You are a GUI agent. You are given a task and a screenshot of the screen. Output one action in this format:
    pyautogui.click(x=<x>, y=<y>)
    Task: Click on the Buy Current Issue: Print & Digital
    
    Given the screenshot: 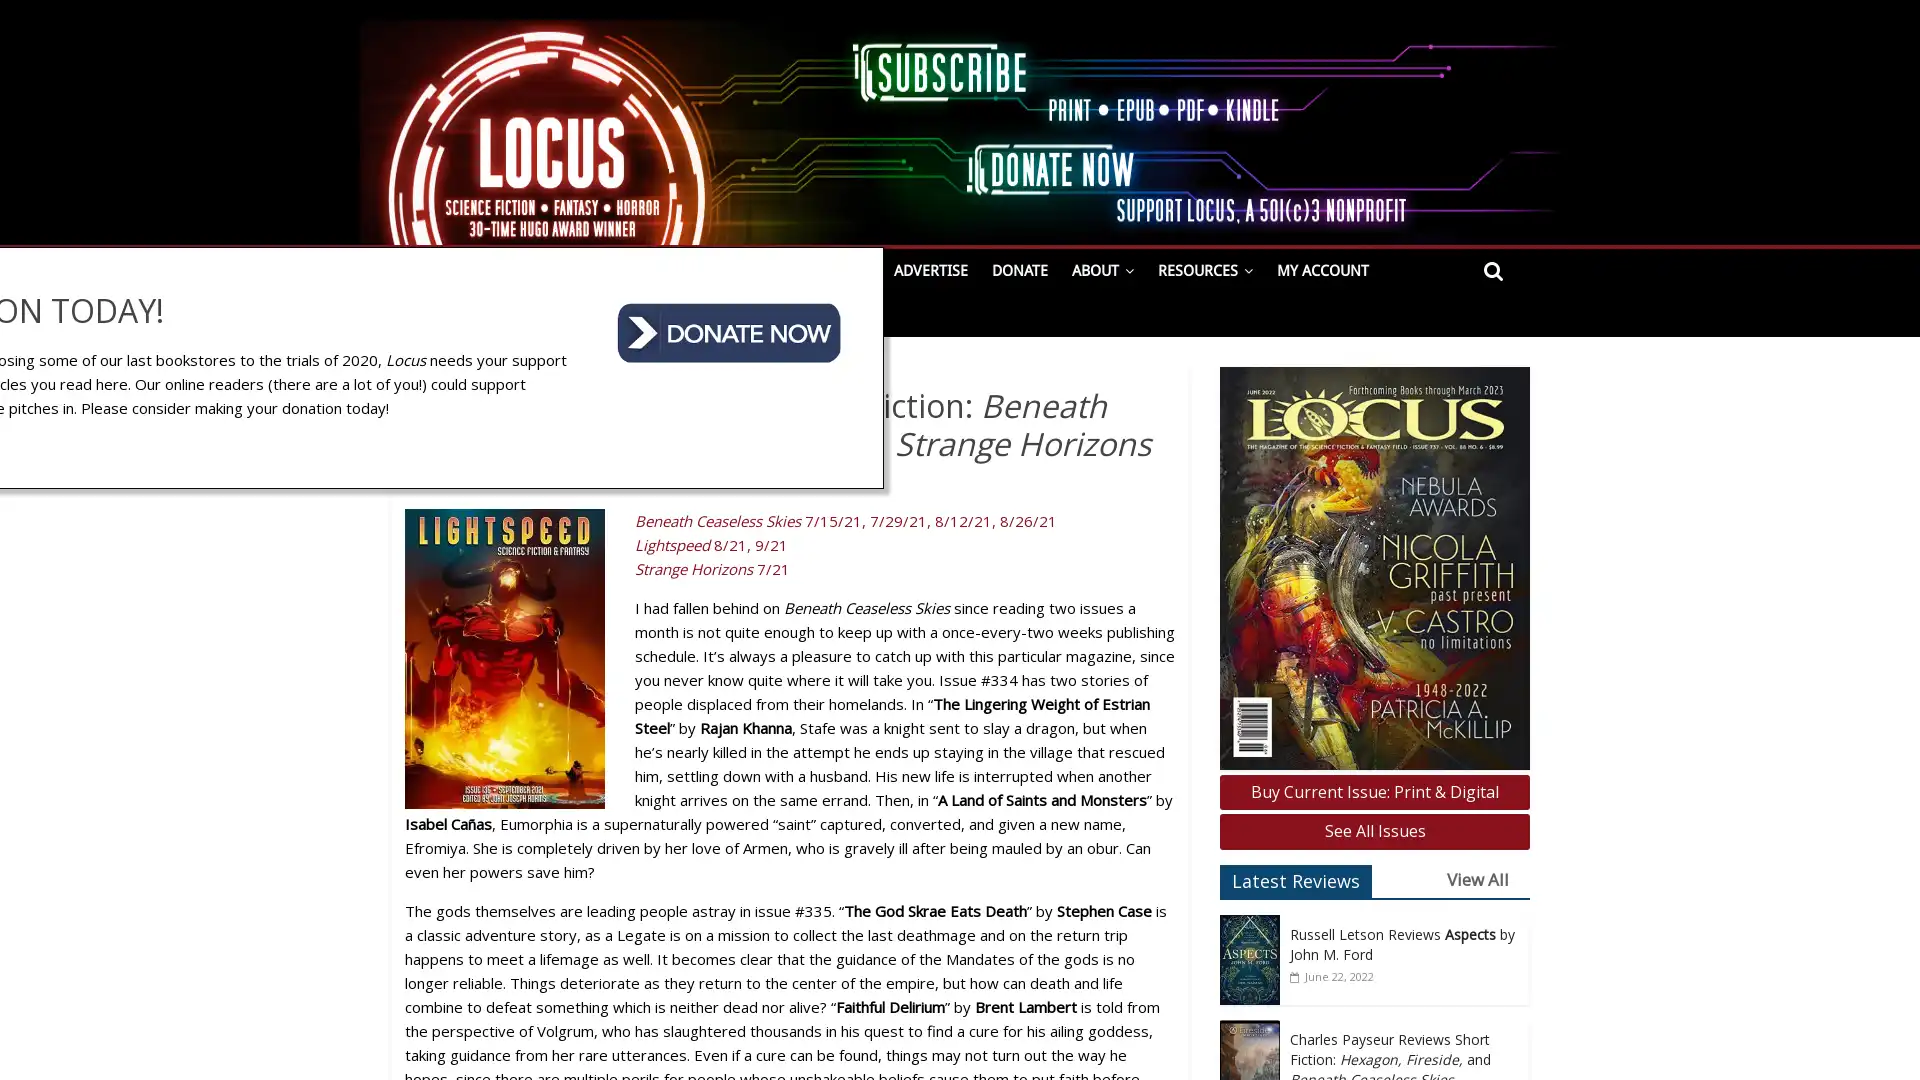 What is the action you would take?
    pyautogui.click(x=1373, y=790)
    